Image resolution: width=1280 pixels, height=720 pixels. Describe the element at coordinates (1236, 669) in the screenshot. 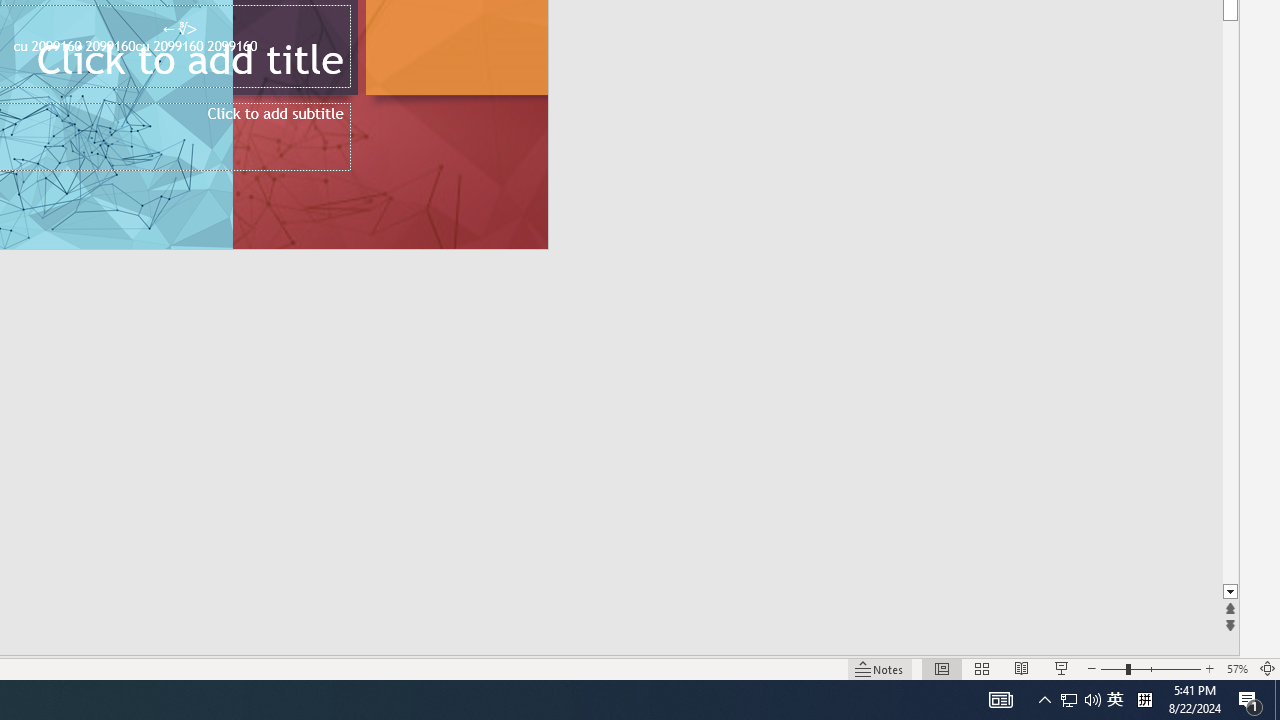

I see `'Zoom 57%'` at that location.